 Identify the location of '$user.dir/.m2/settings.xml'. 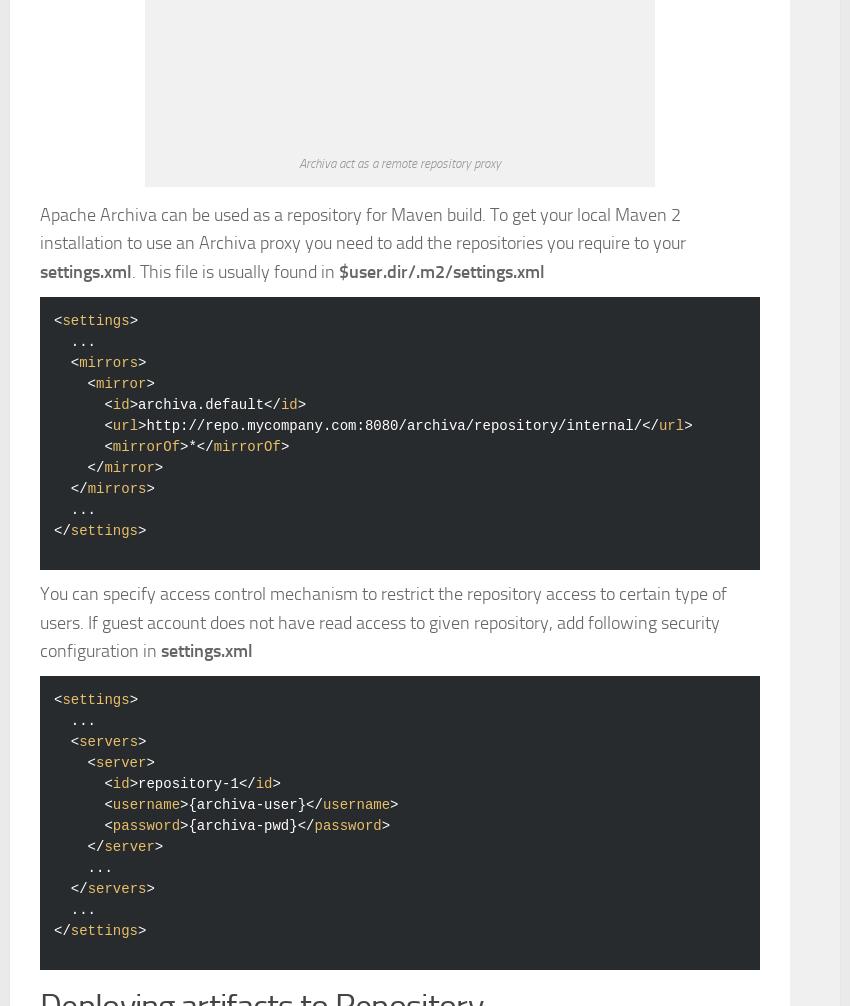
(338, 551).